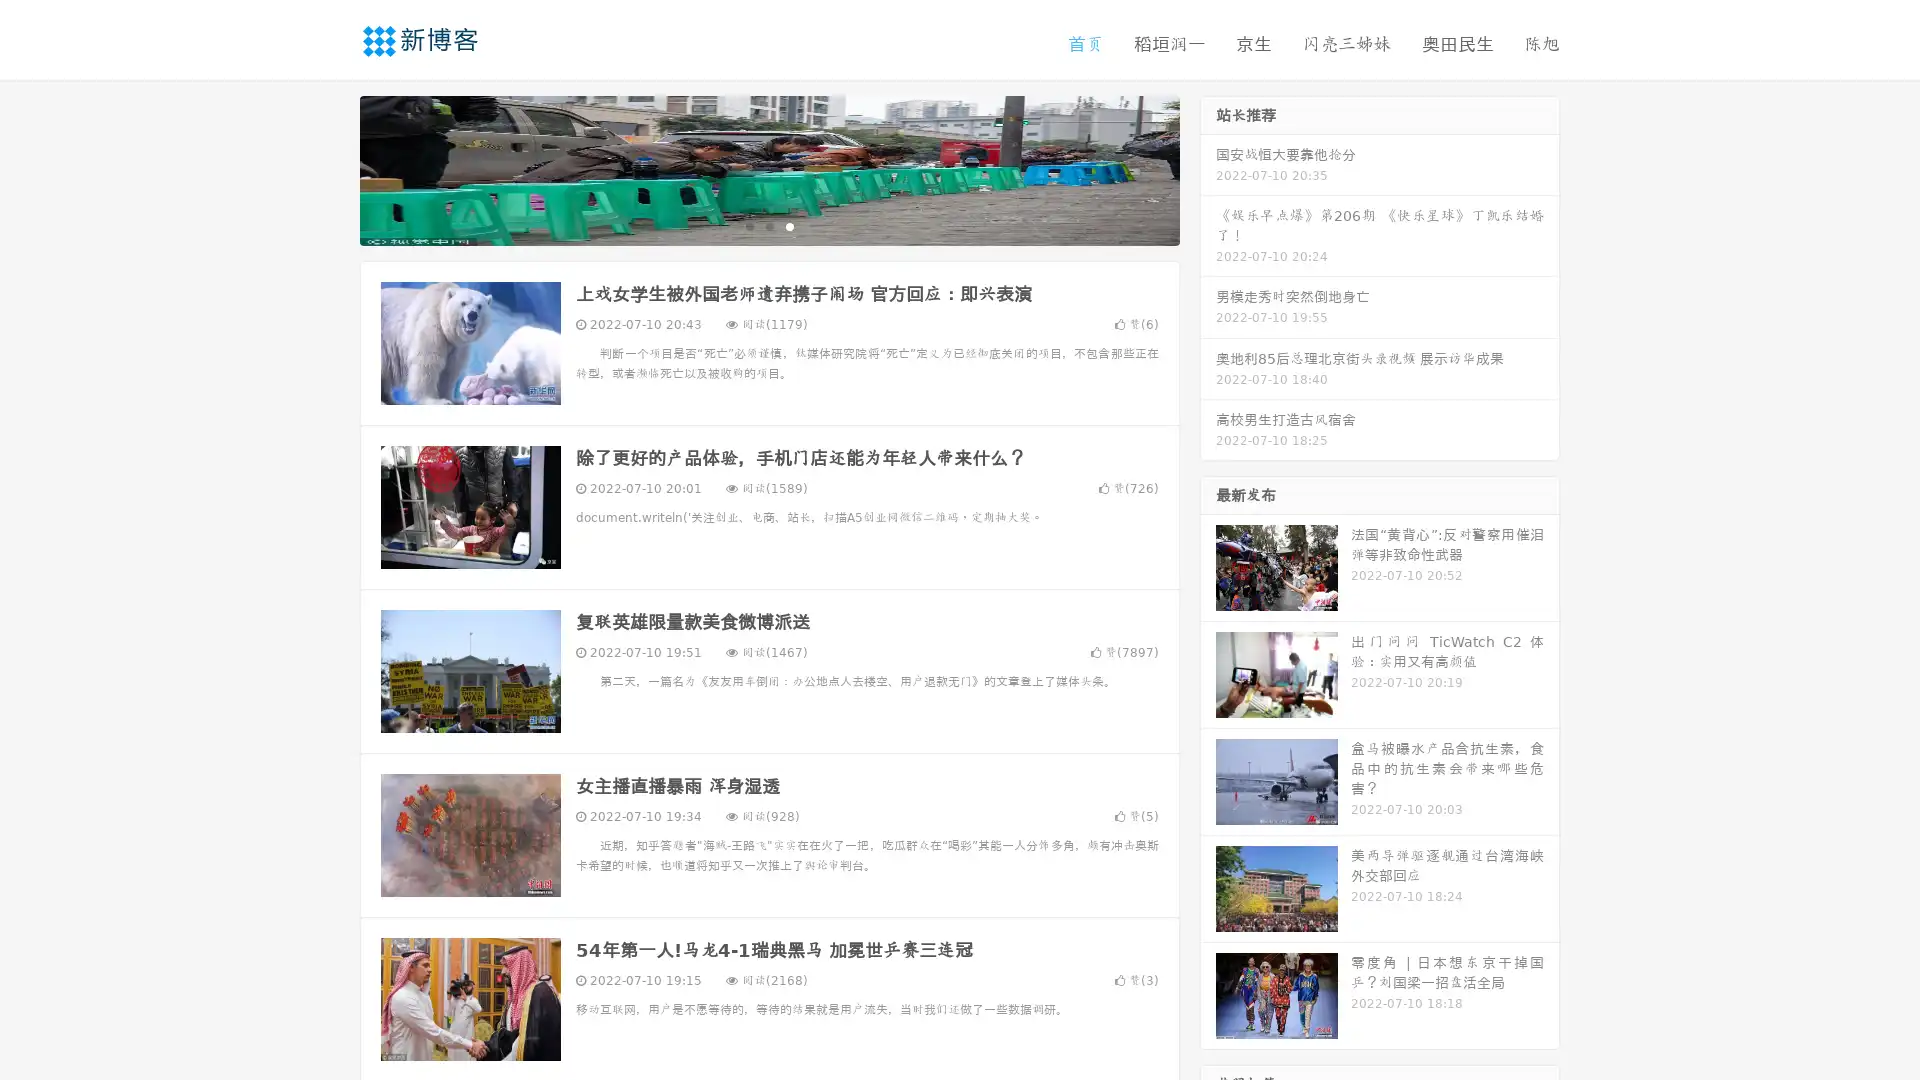  What do you see at coordinates (748, 225) in the screenshot?
I see `Go to slide 1` at bounding box center [748, 225].